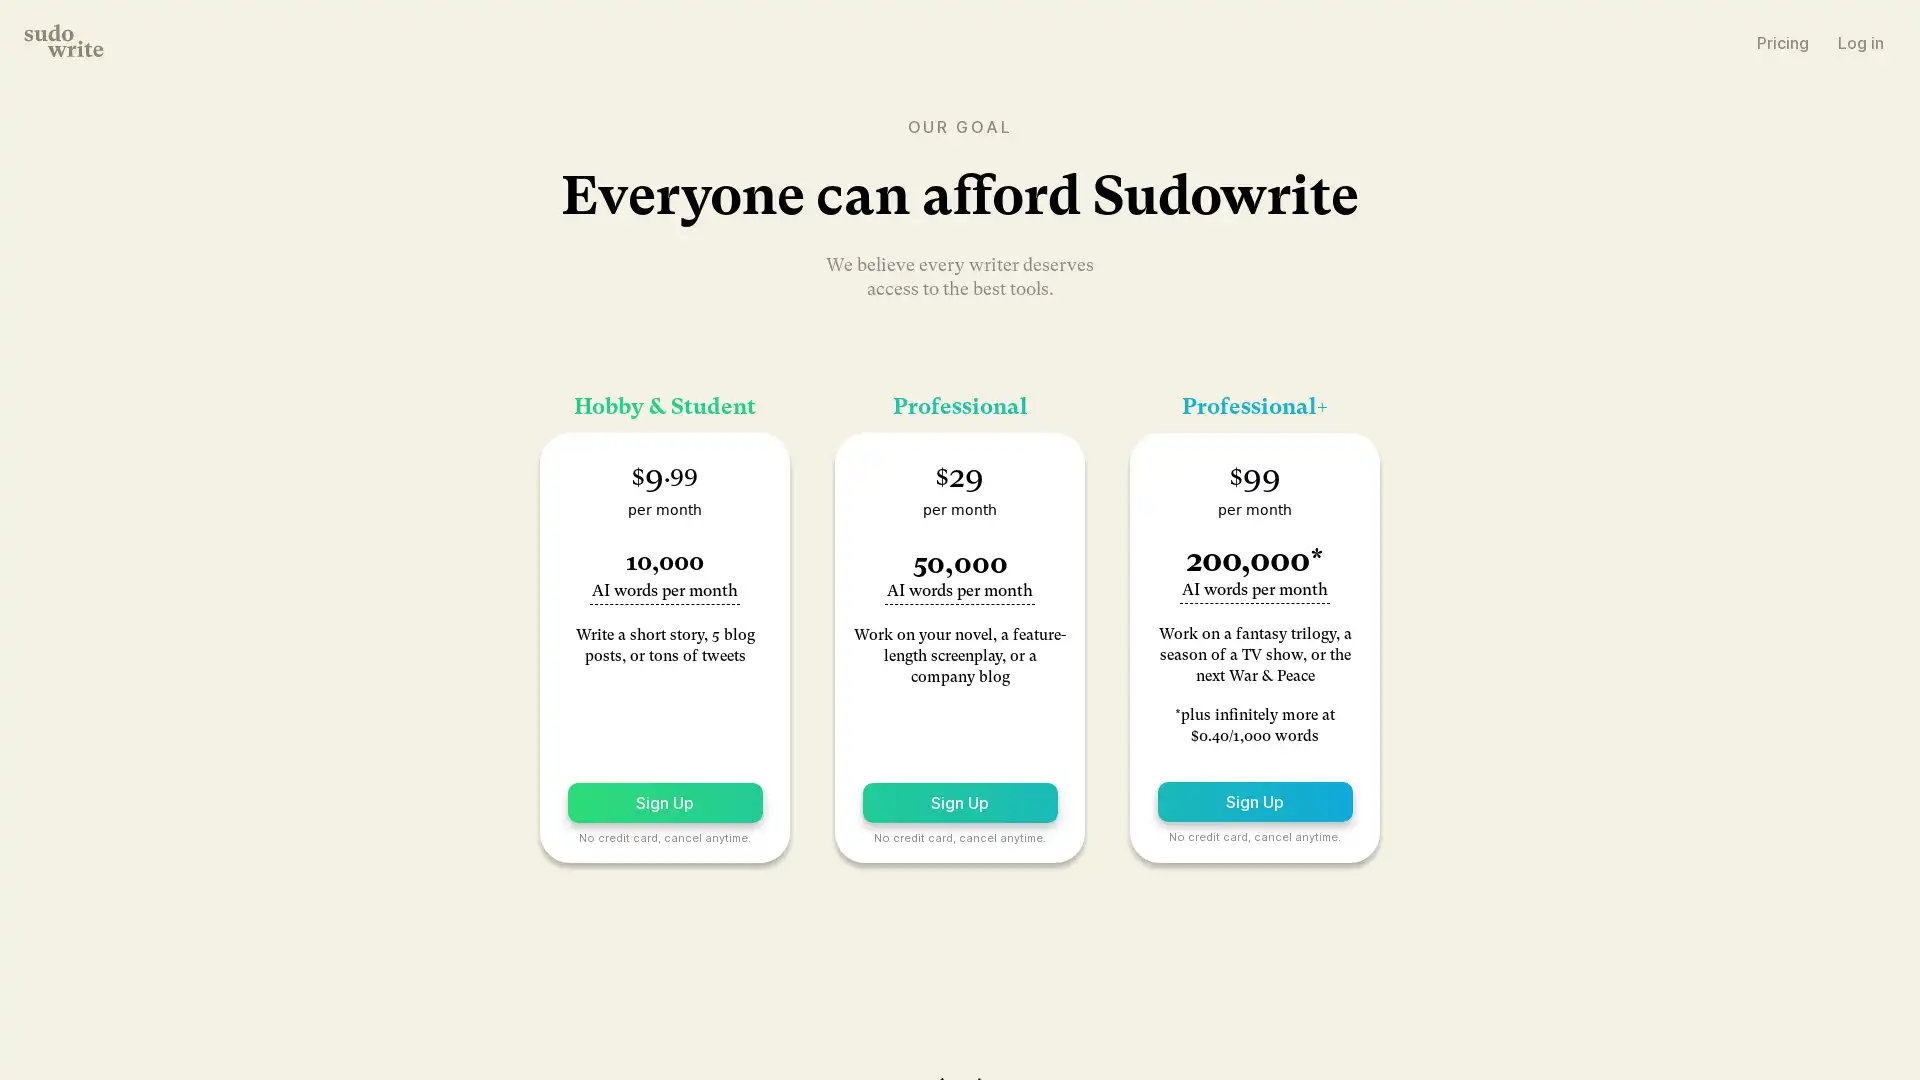 This screenshot has width=1920, height=1080. What do you see at coordinates (1253, 801) in the screenshot?
I see `Sign Up` at bounding box center [1253, 801].